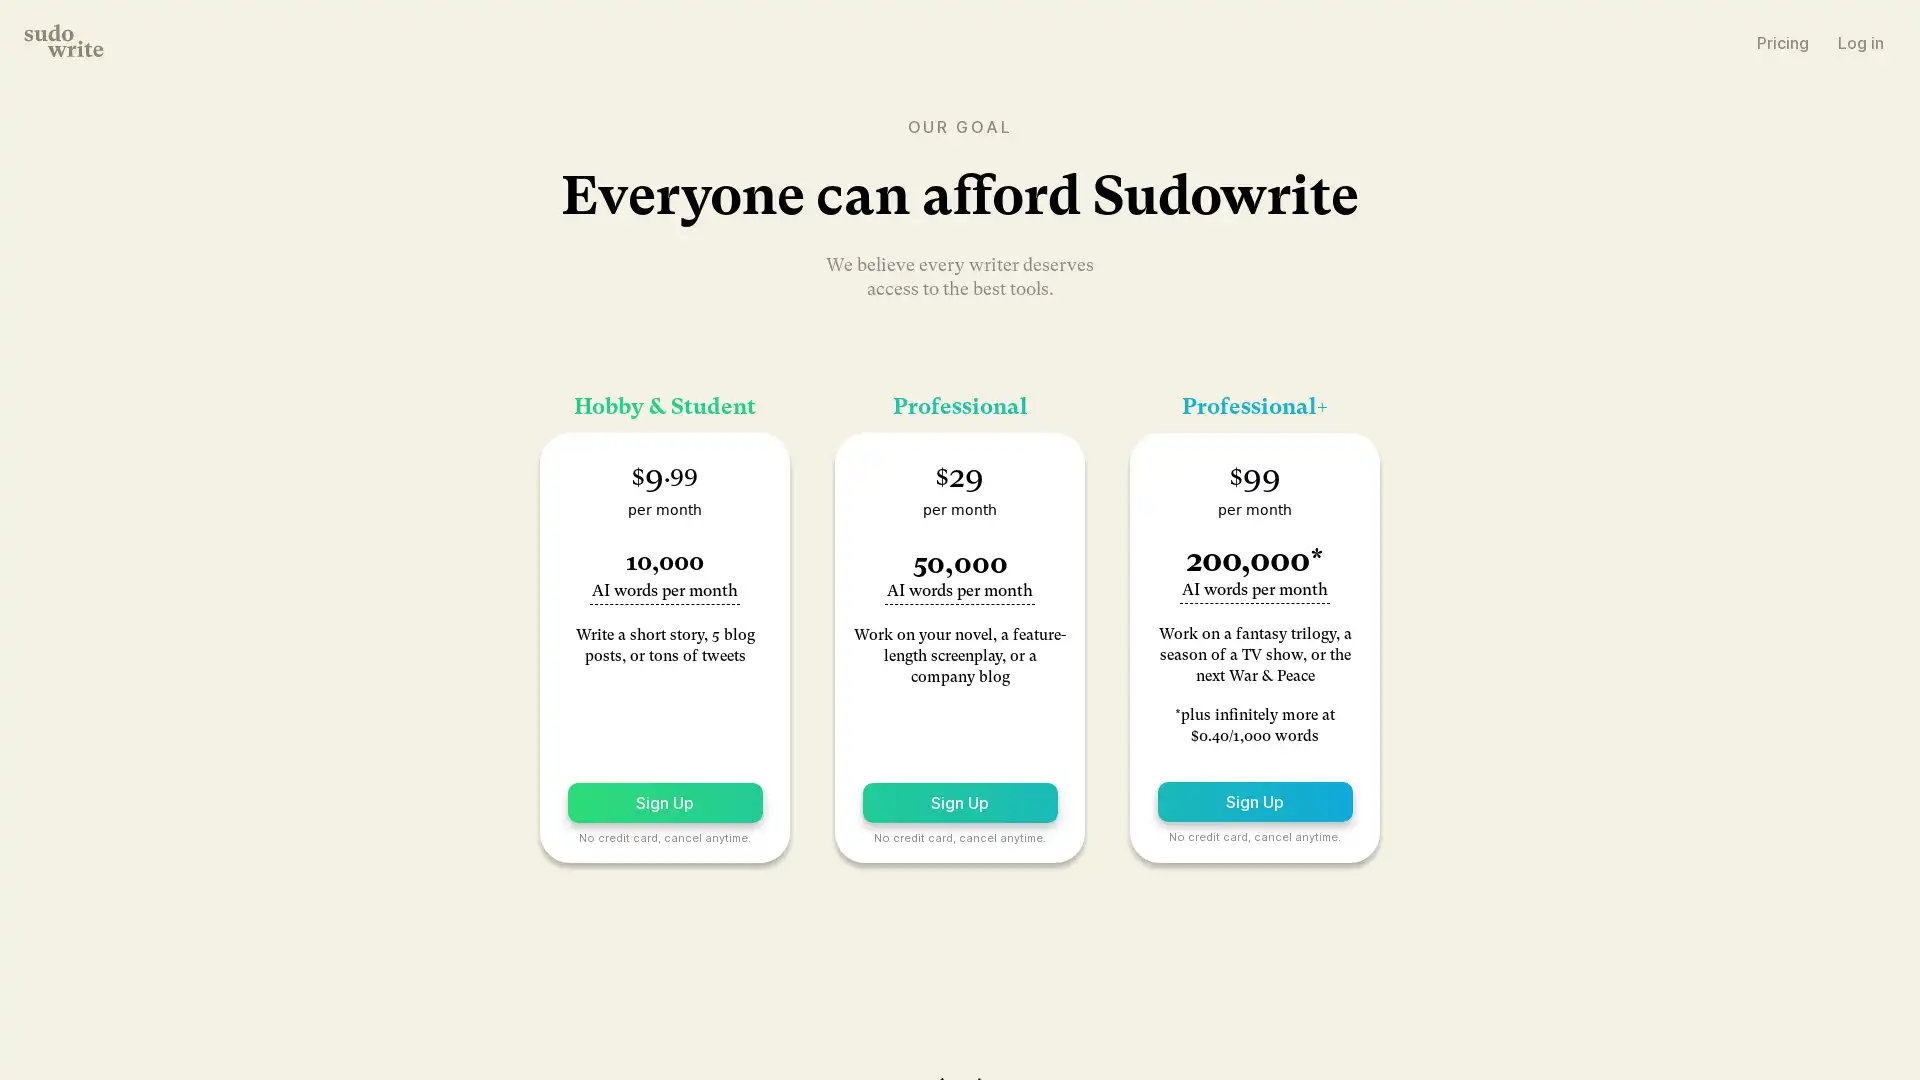 This screenshot has width=1920, height=1080. What do you see at coordinates (1253, 801) in the screenshot?
I see `Sign Up` at bounding box center [1253, 801].